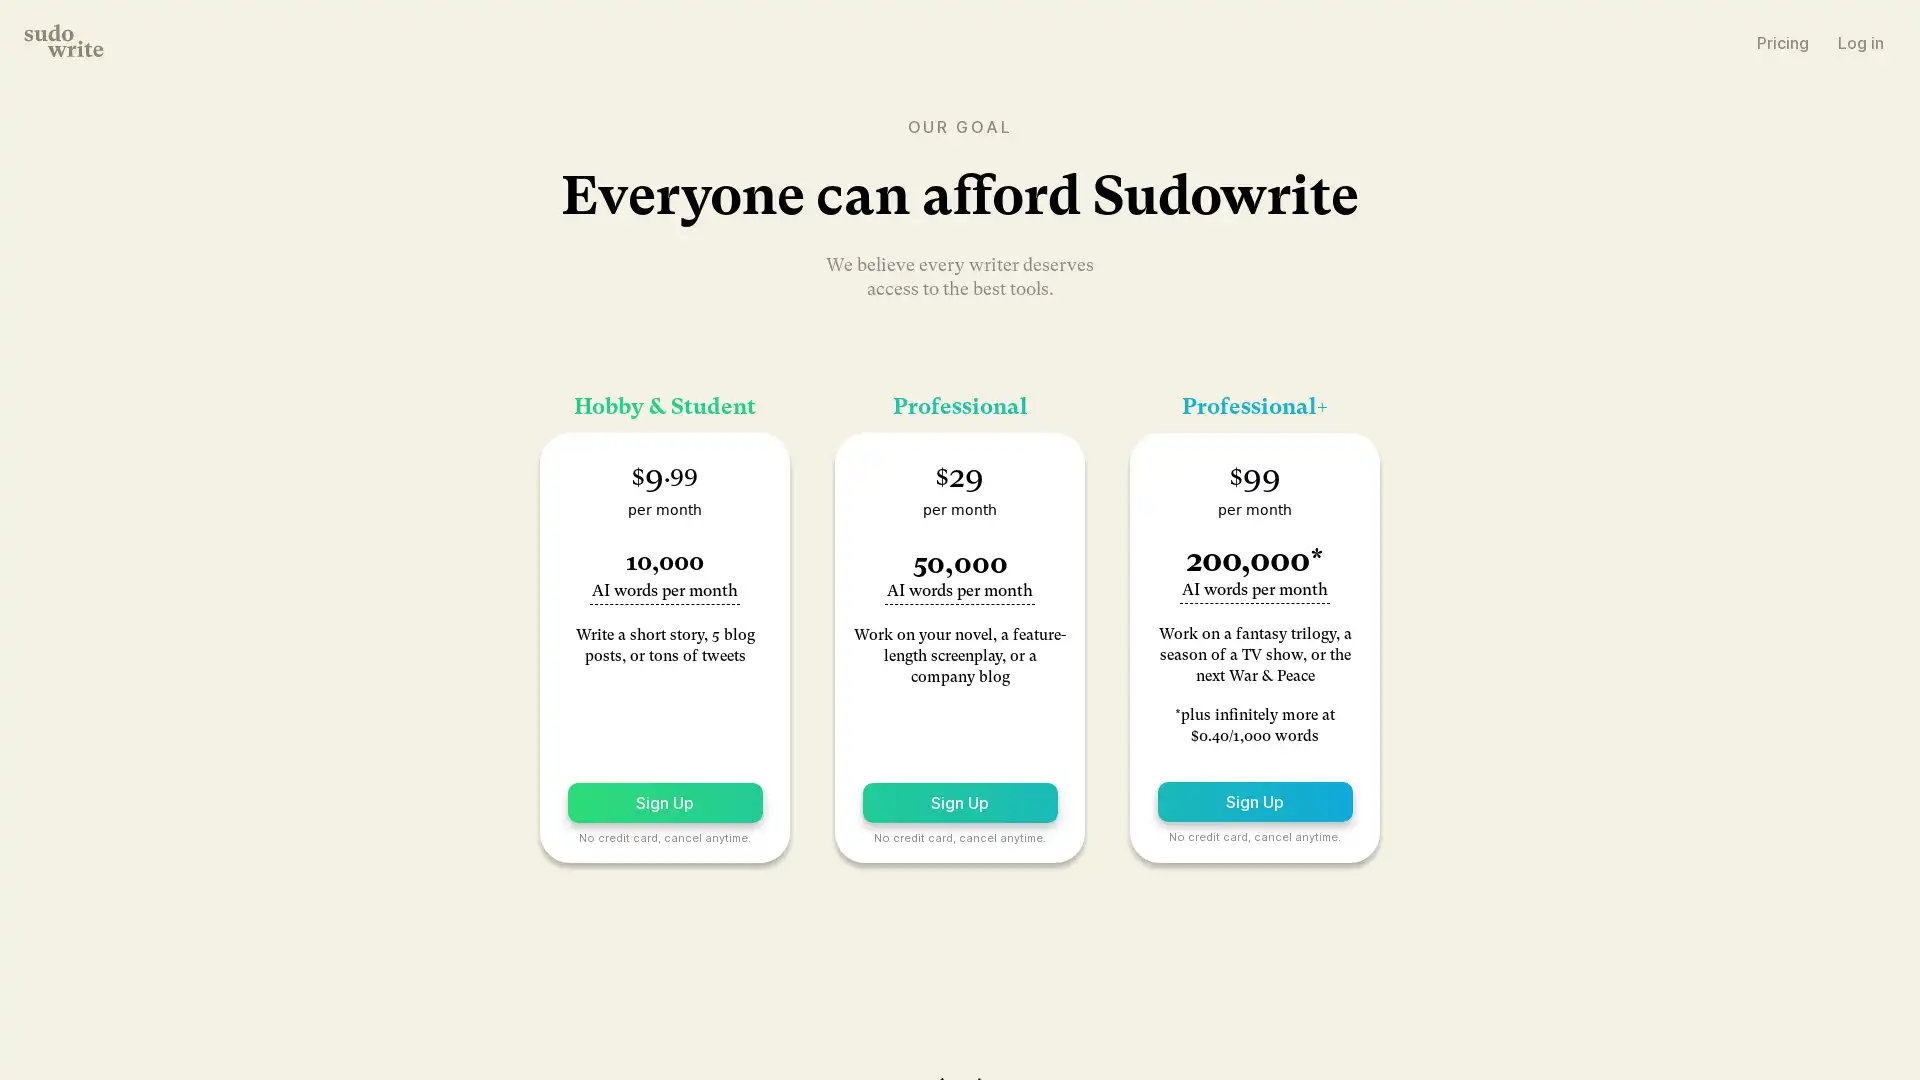 This screenshot has width=1920, height=1080. What do you see at coordinates (1253, 801) in the screenshot?
I see `Sign Up` at bounding box center [1253, 801].